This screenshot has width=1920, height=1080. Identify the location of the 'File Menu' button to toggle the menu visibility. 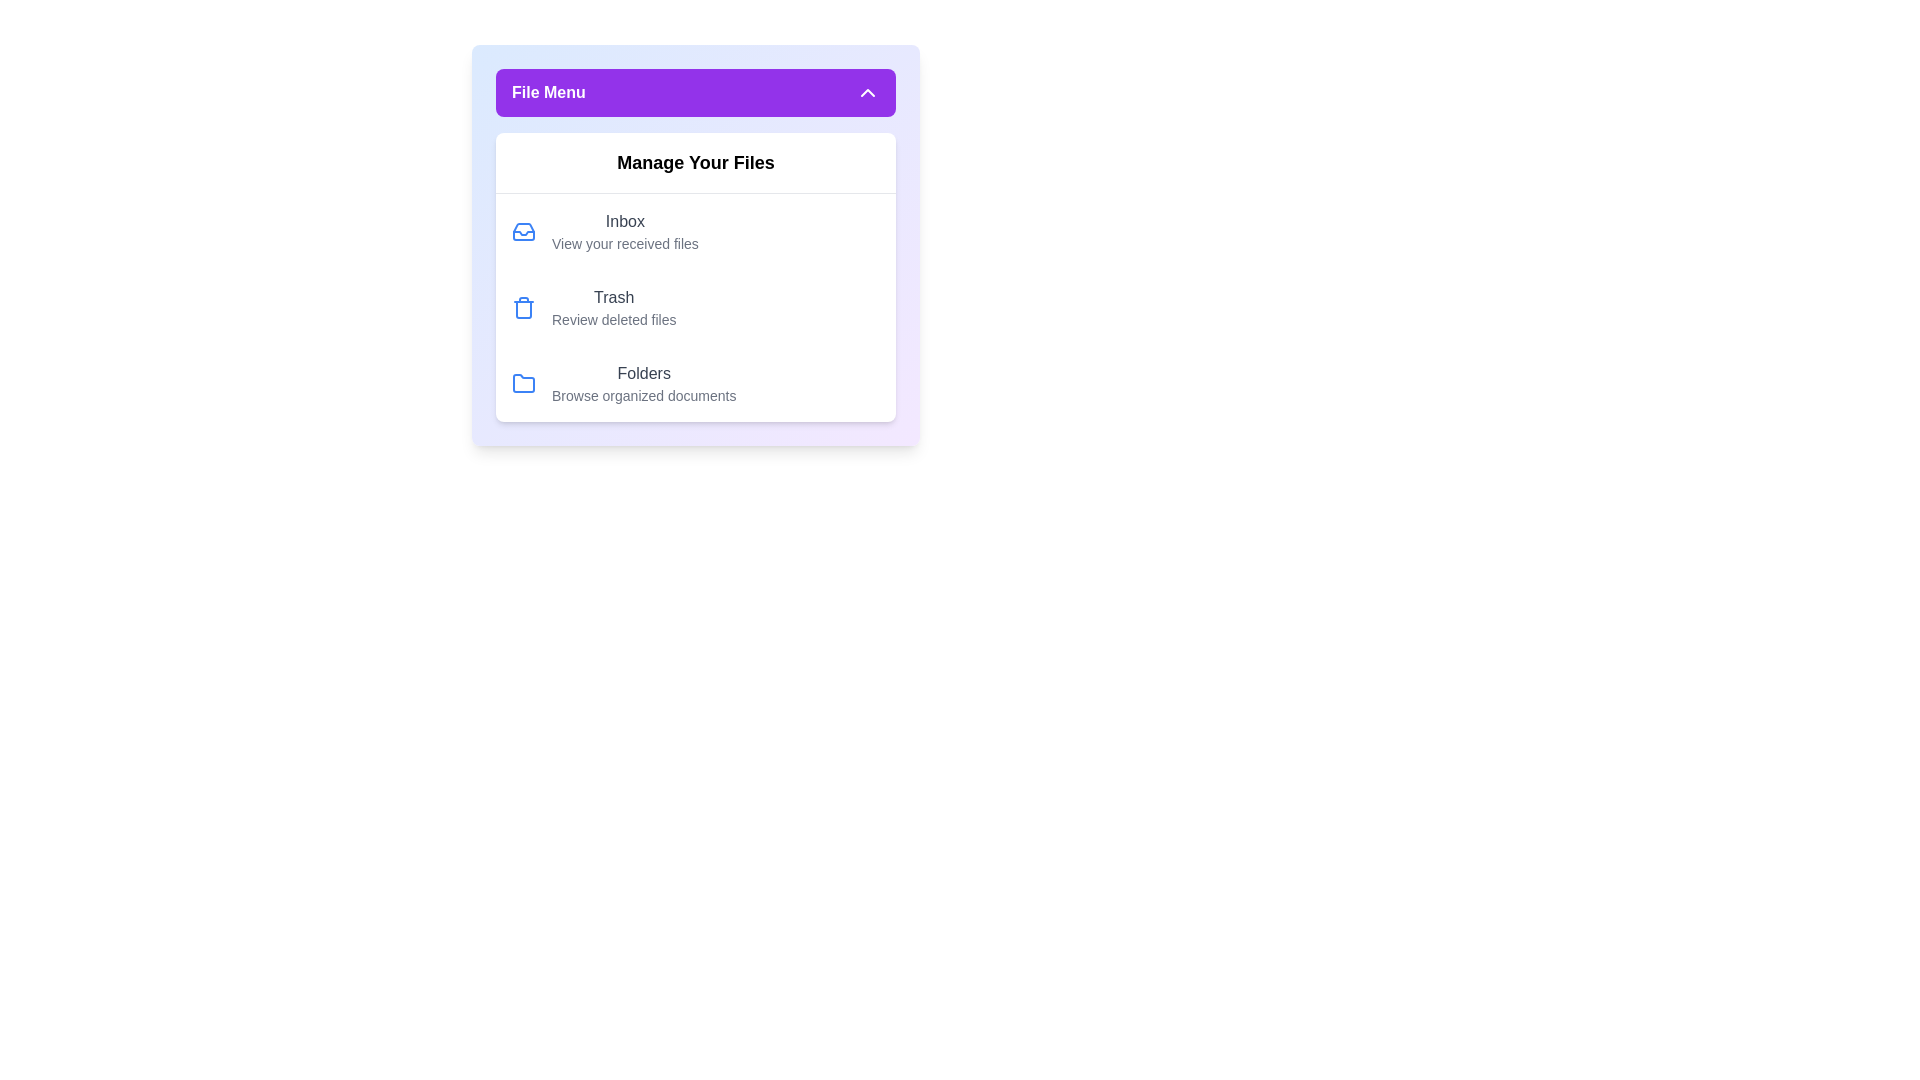
(696, 92).